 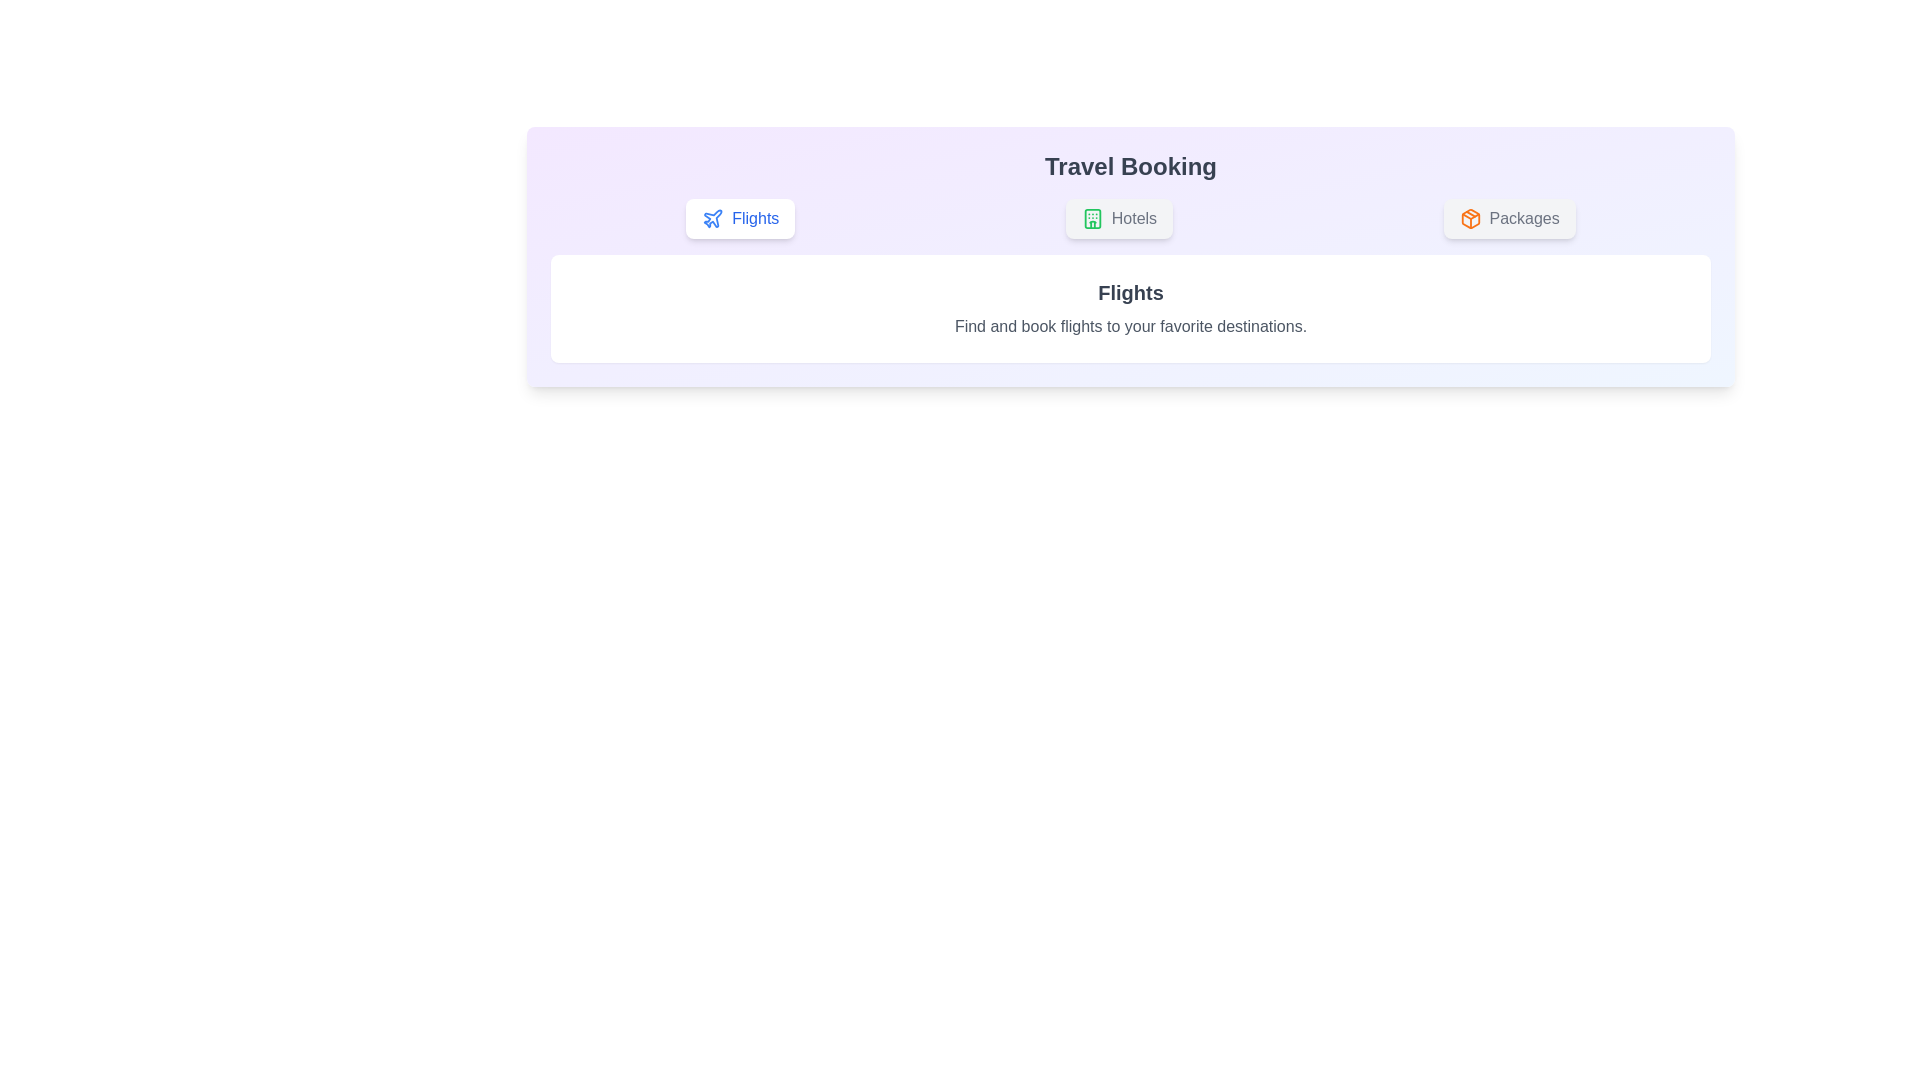 I want to click on the Flights tab to activate it, so click(x=739, y=219).